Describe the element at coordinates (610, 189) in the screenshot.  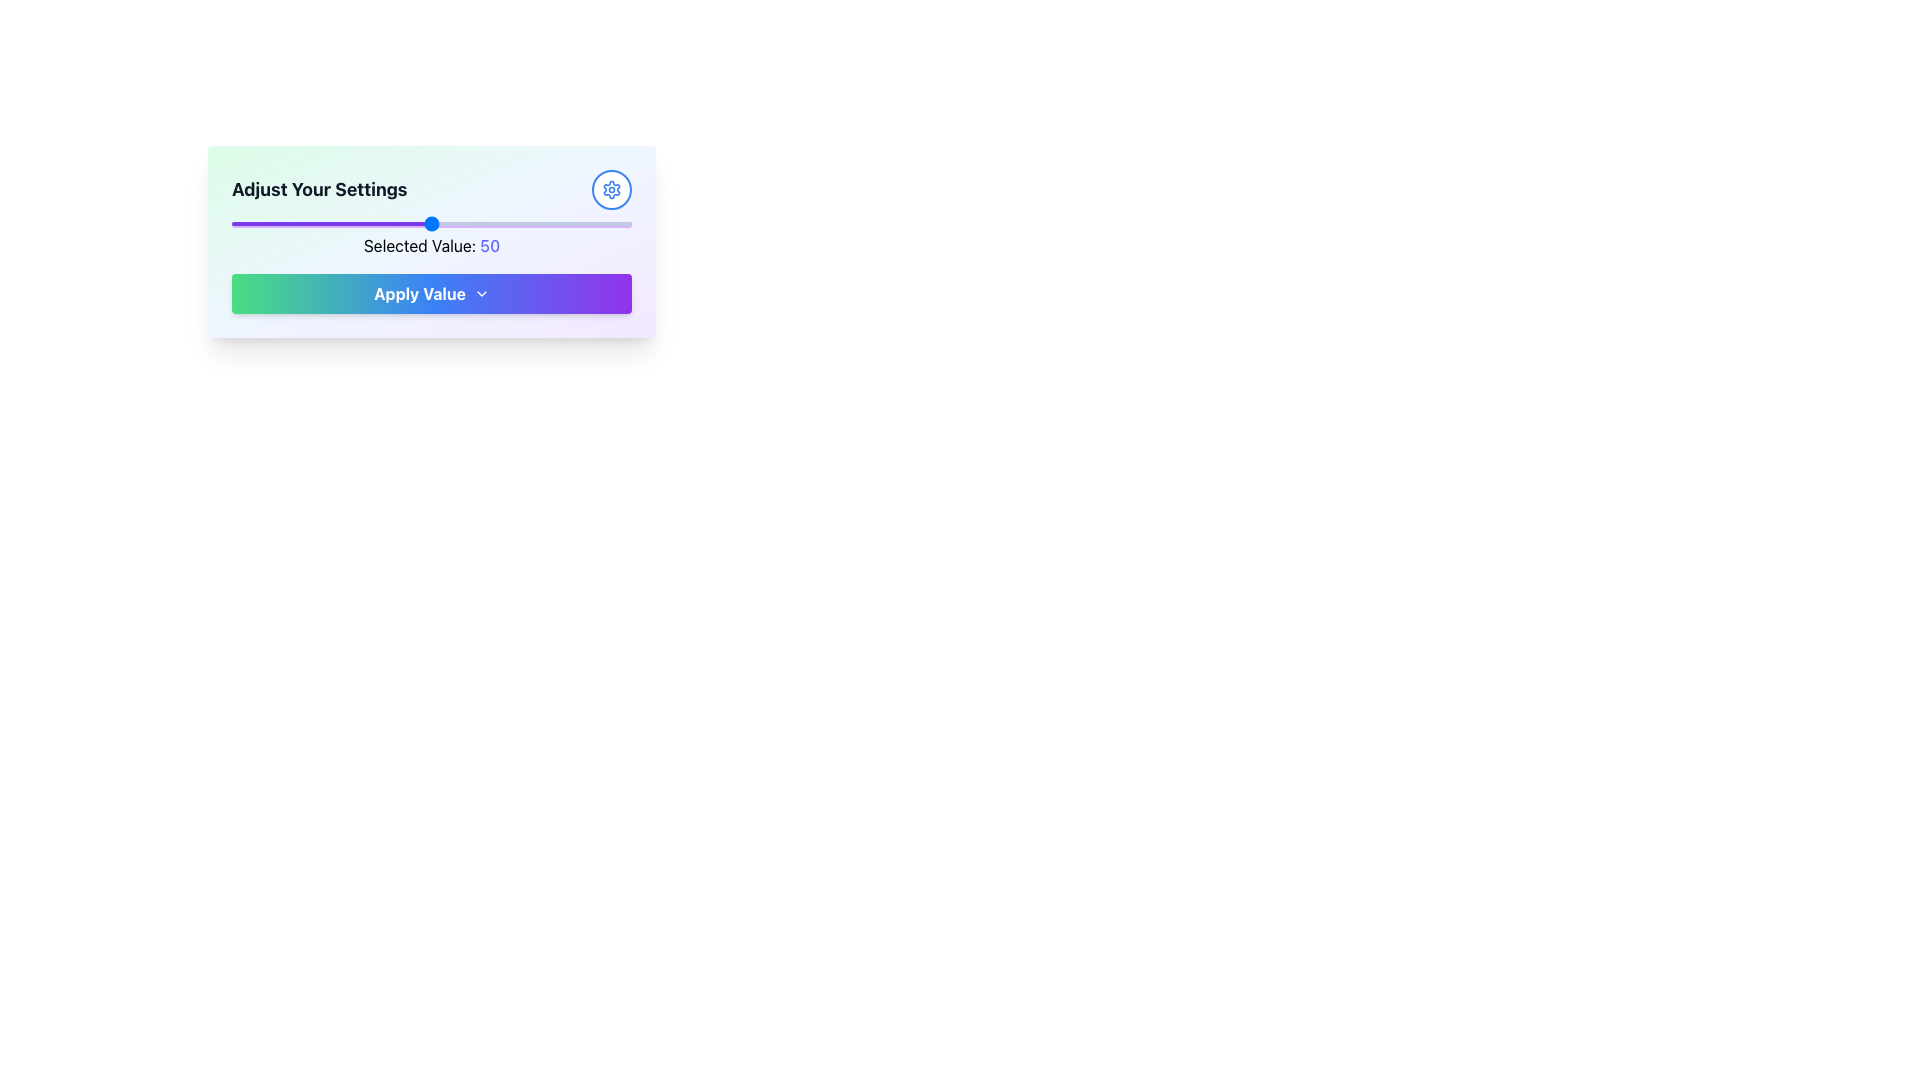
I see `the settings icon located in the top-right corner of the 'Adjust Your Settings' card` at that location.